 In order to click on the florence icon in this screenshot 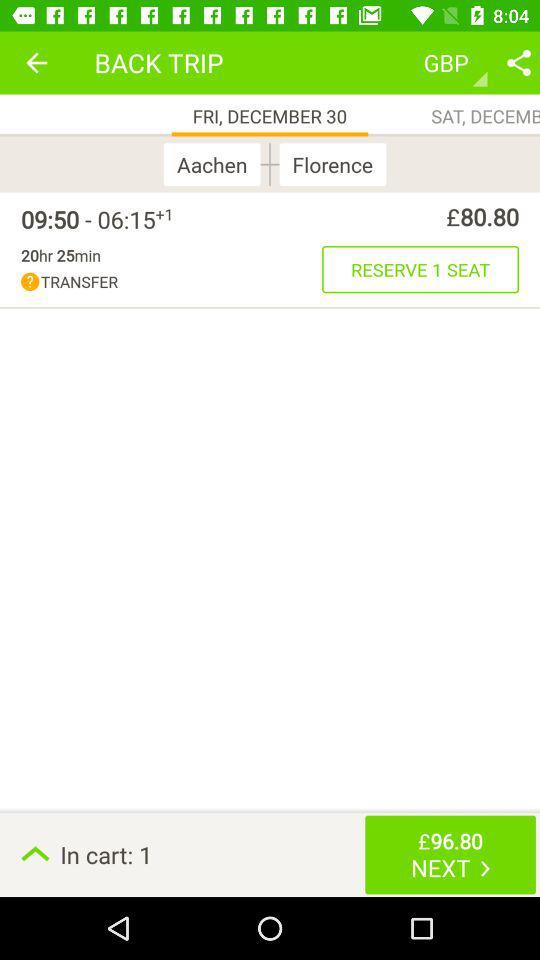, I will do `click(328, 163)`.